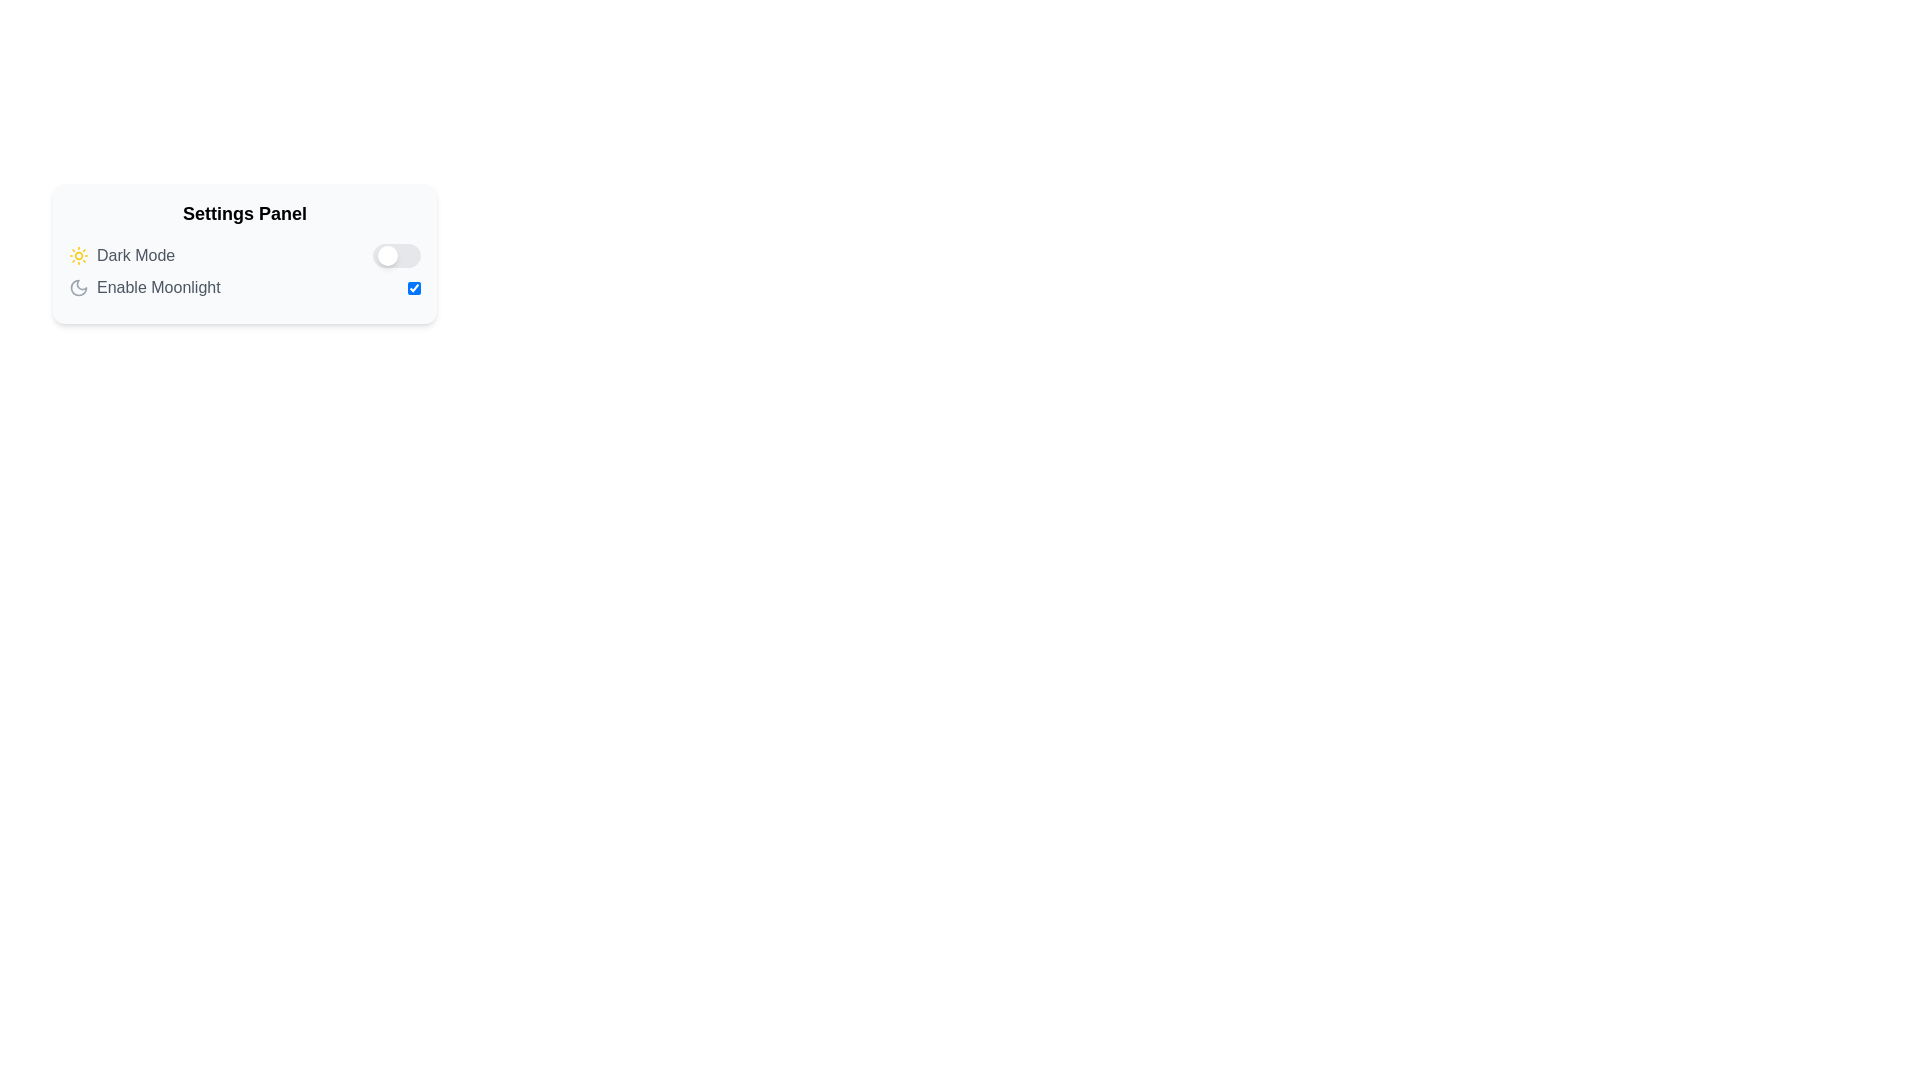  I want to click on the crescent moon icon representing the 'Enable Moonlight' feature in the settings panel, so click(78, 288).